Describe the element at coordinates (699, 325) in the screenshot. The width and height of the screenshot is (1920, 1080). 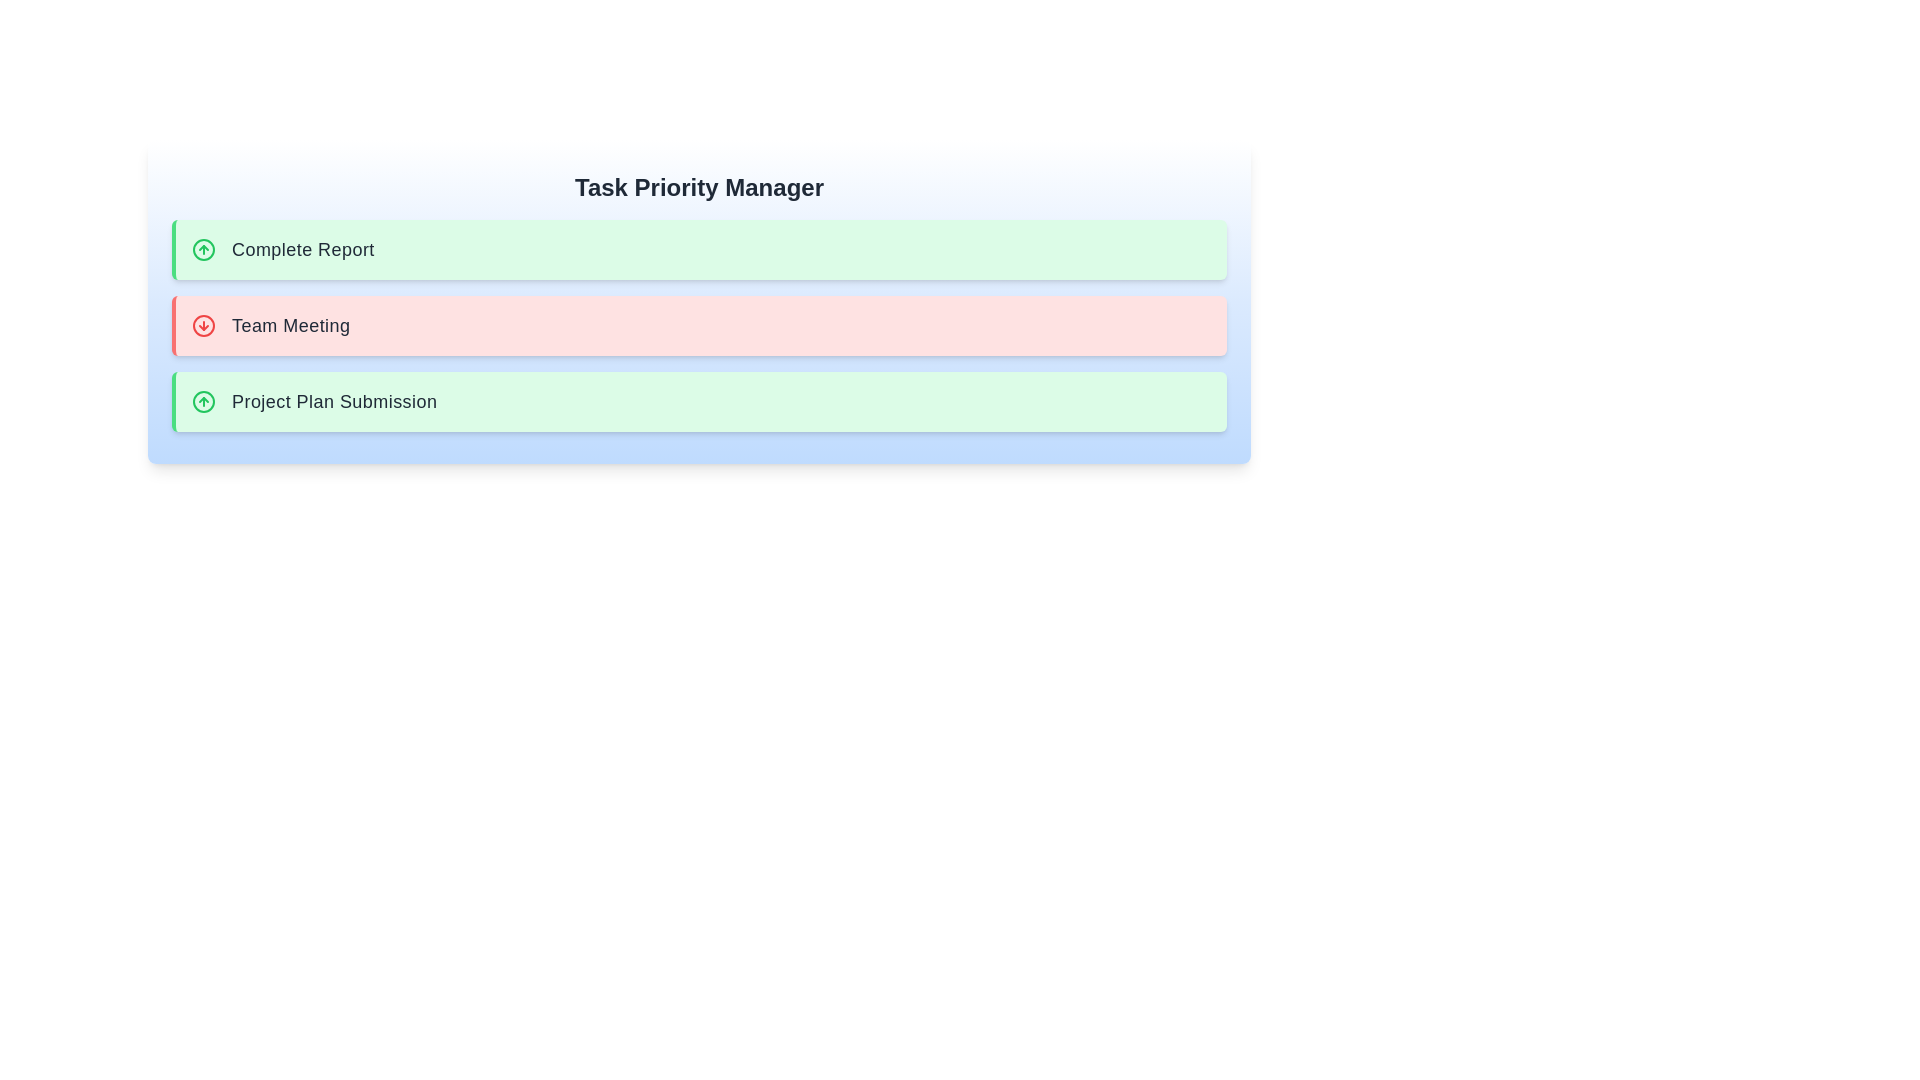
I see `the task item Team Meeting to see its hover effects` at that location.